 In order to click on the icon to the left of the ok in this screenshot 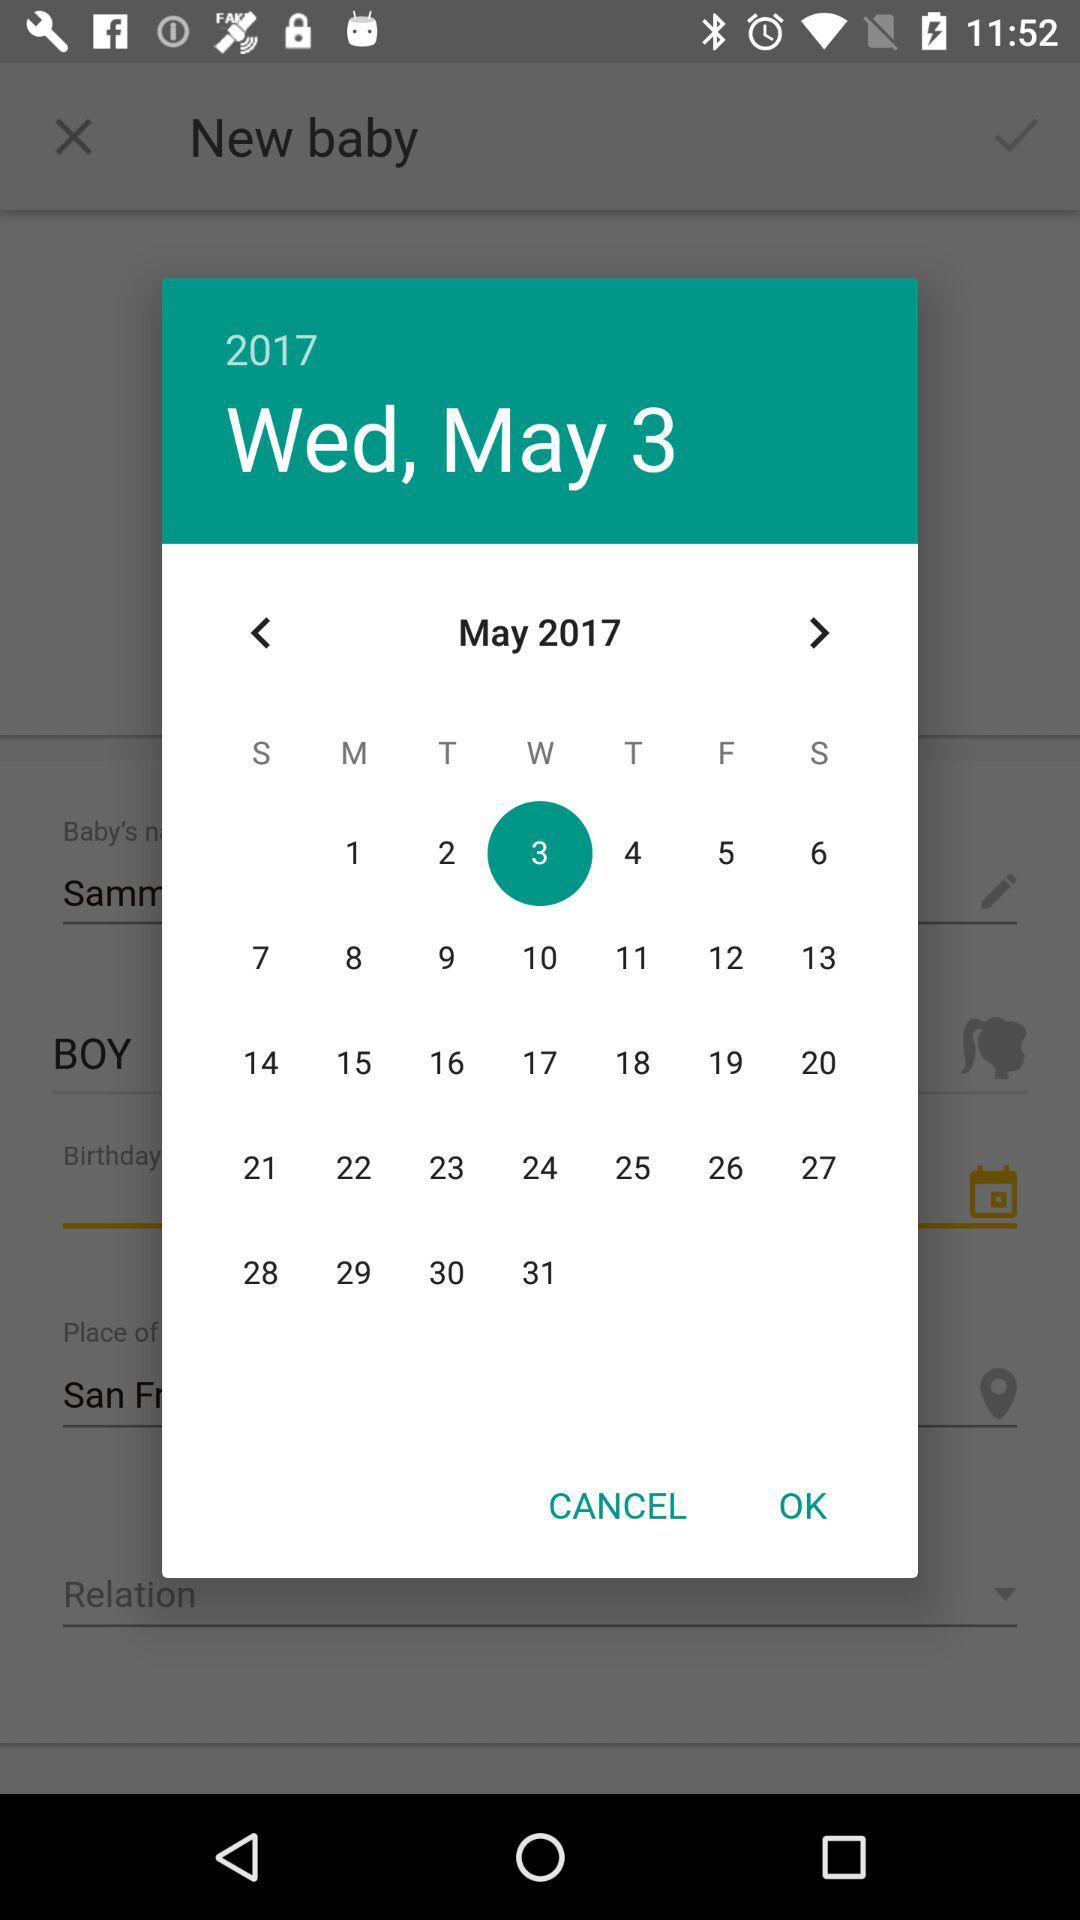, I will do `click(616, 1504)`.